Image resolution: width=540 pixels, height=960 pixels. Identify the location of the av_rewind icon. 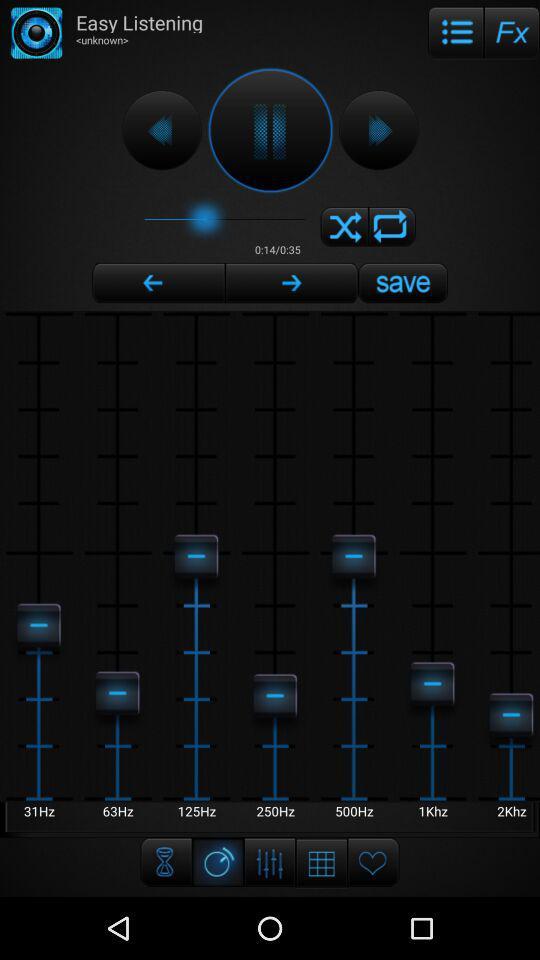
(160, 138).